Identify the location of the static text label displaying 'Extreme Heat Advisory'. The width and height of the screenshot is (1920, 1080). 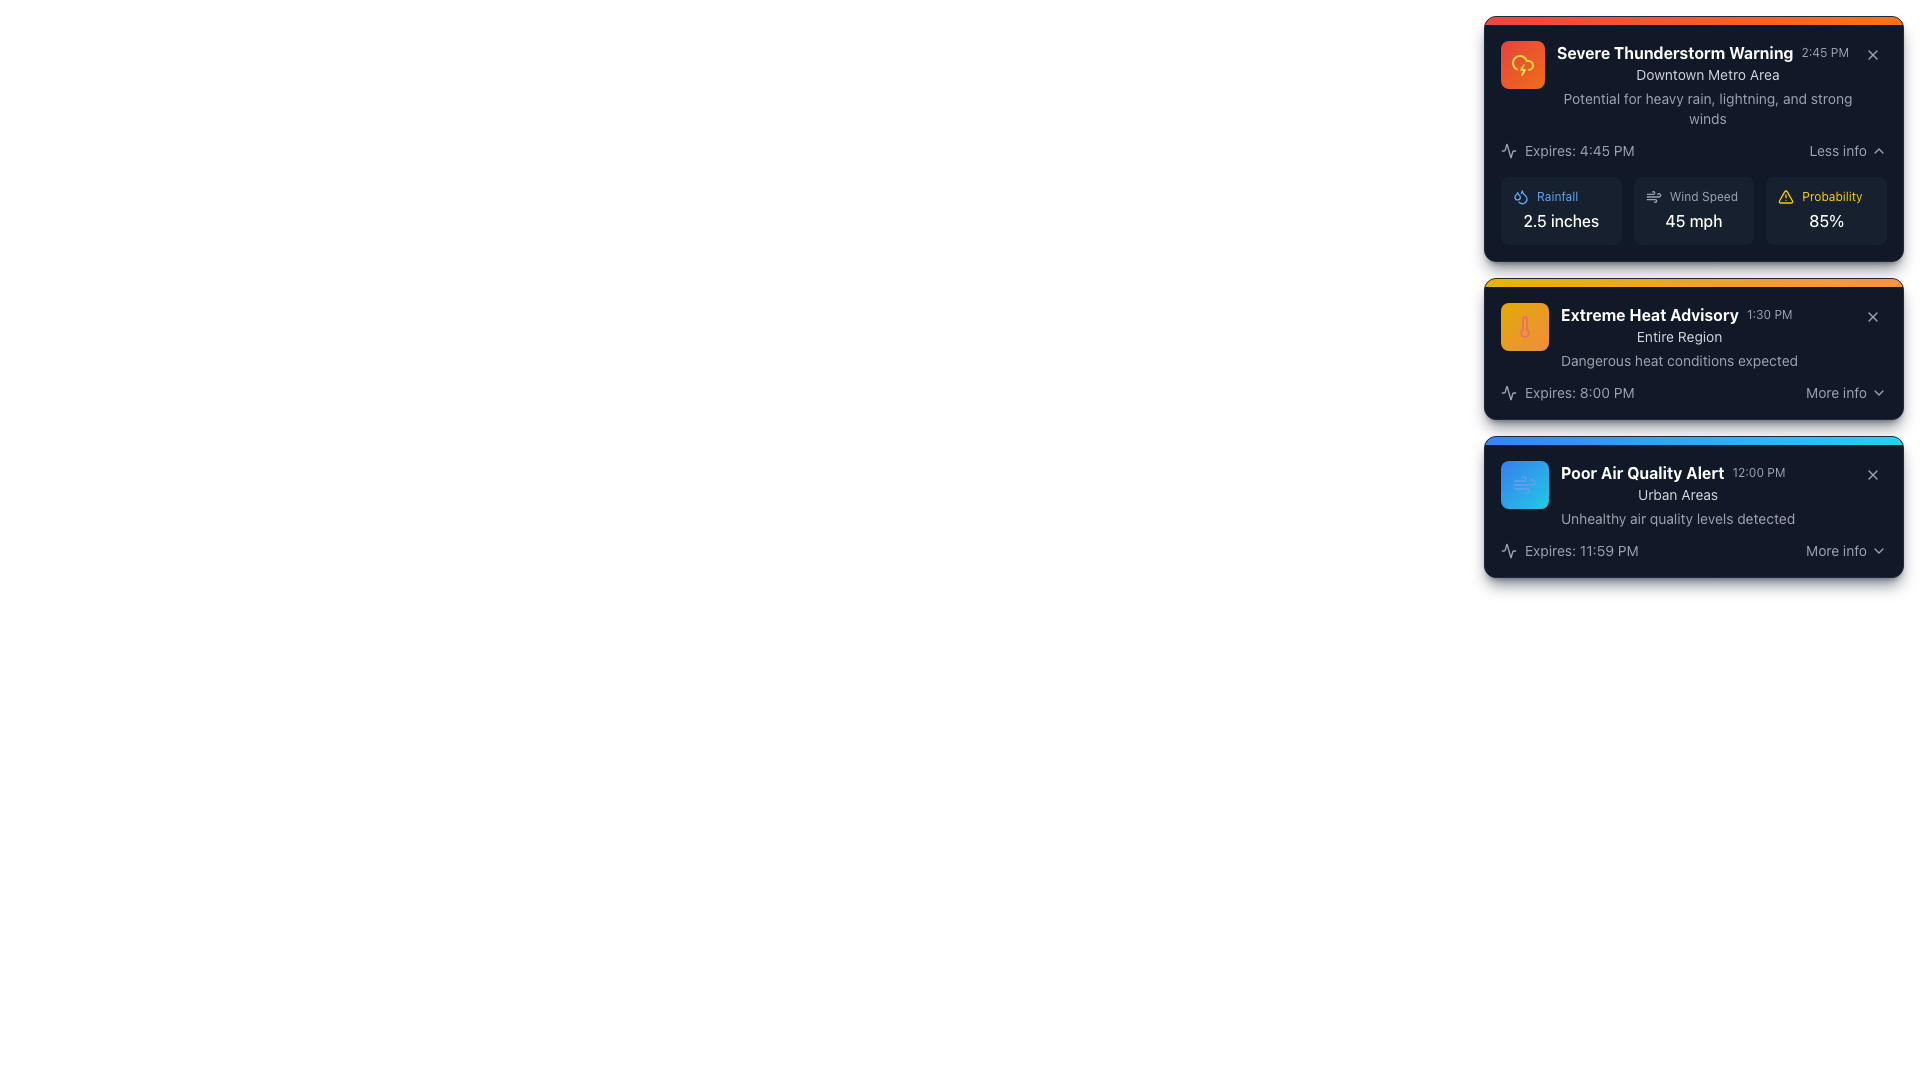
(1679, 315).